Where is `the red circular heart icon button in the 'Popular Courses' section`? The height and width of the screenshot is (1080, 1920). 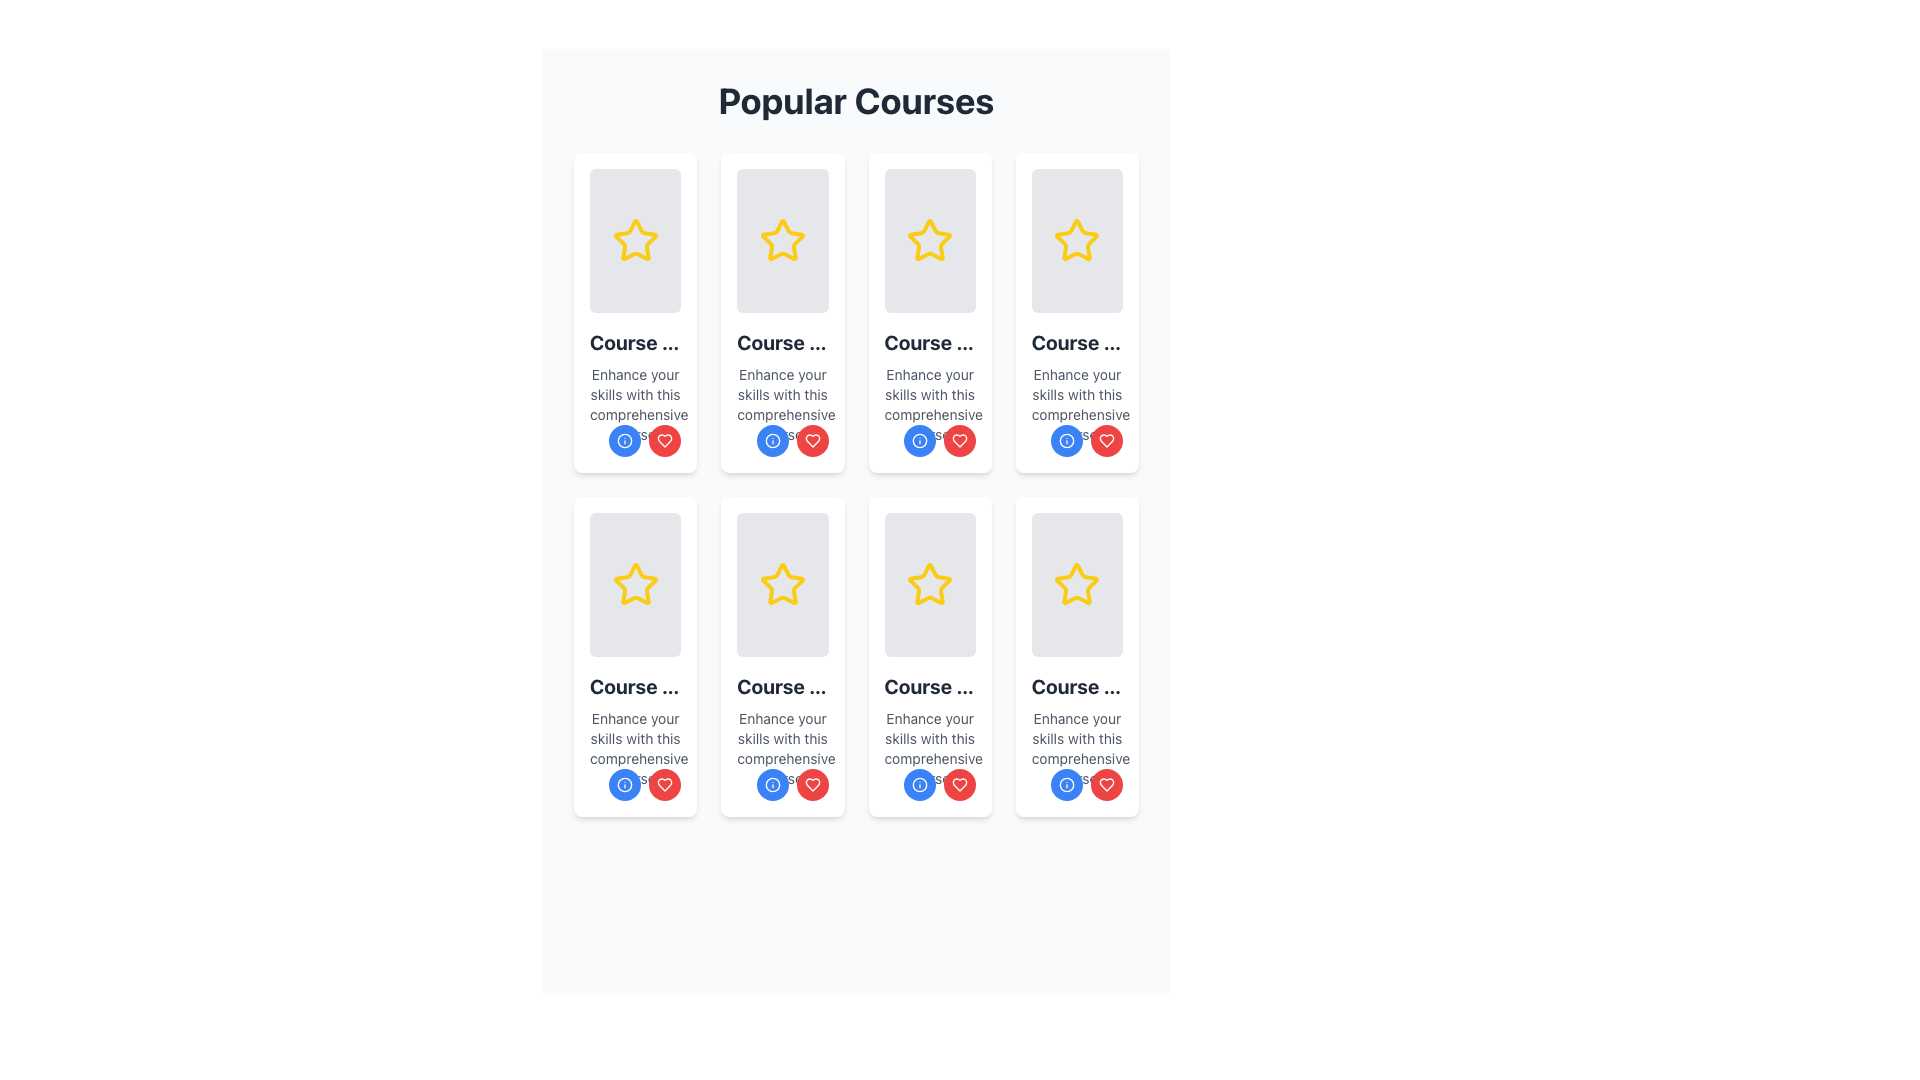
the red circular heart icon button in the 'Popular Courses' section is located at coordinates (665, 439).